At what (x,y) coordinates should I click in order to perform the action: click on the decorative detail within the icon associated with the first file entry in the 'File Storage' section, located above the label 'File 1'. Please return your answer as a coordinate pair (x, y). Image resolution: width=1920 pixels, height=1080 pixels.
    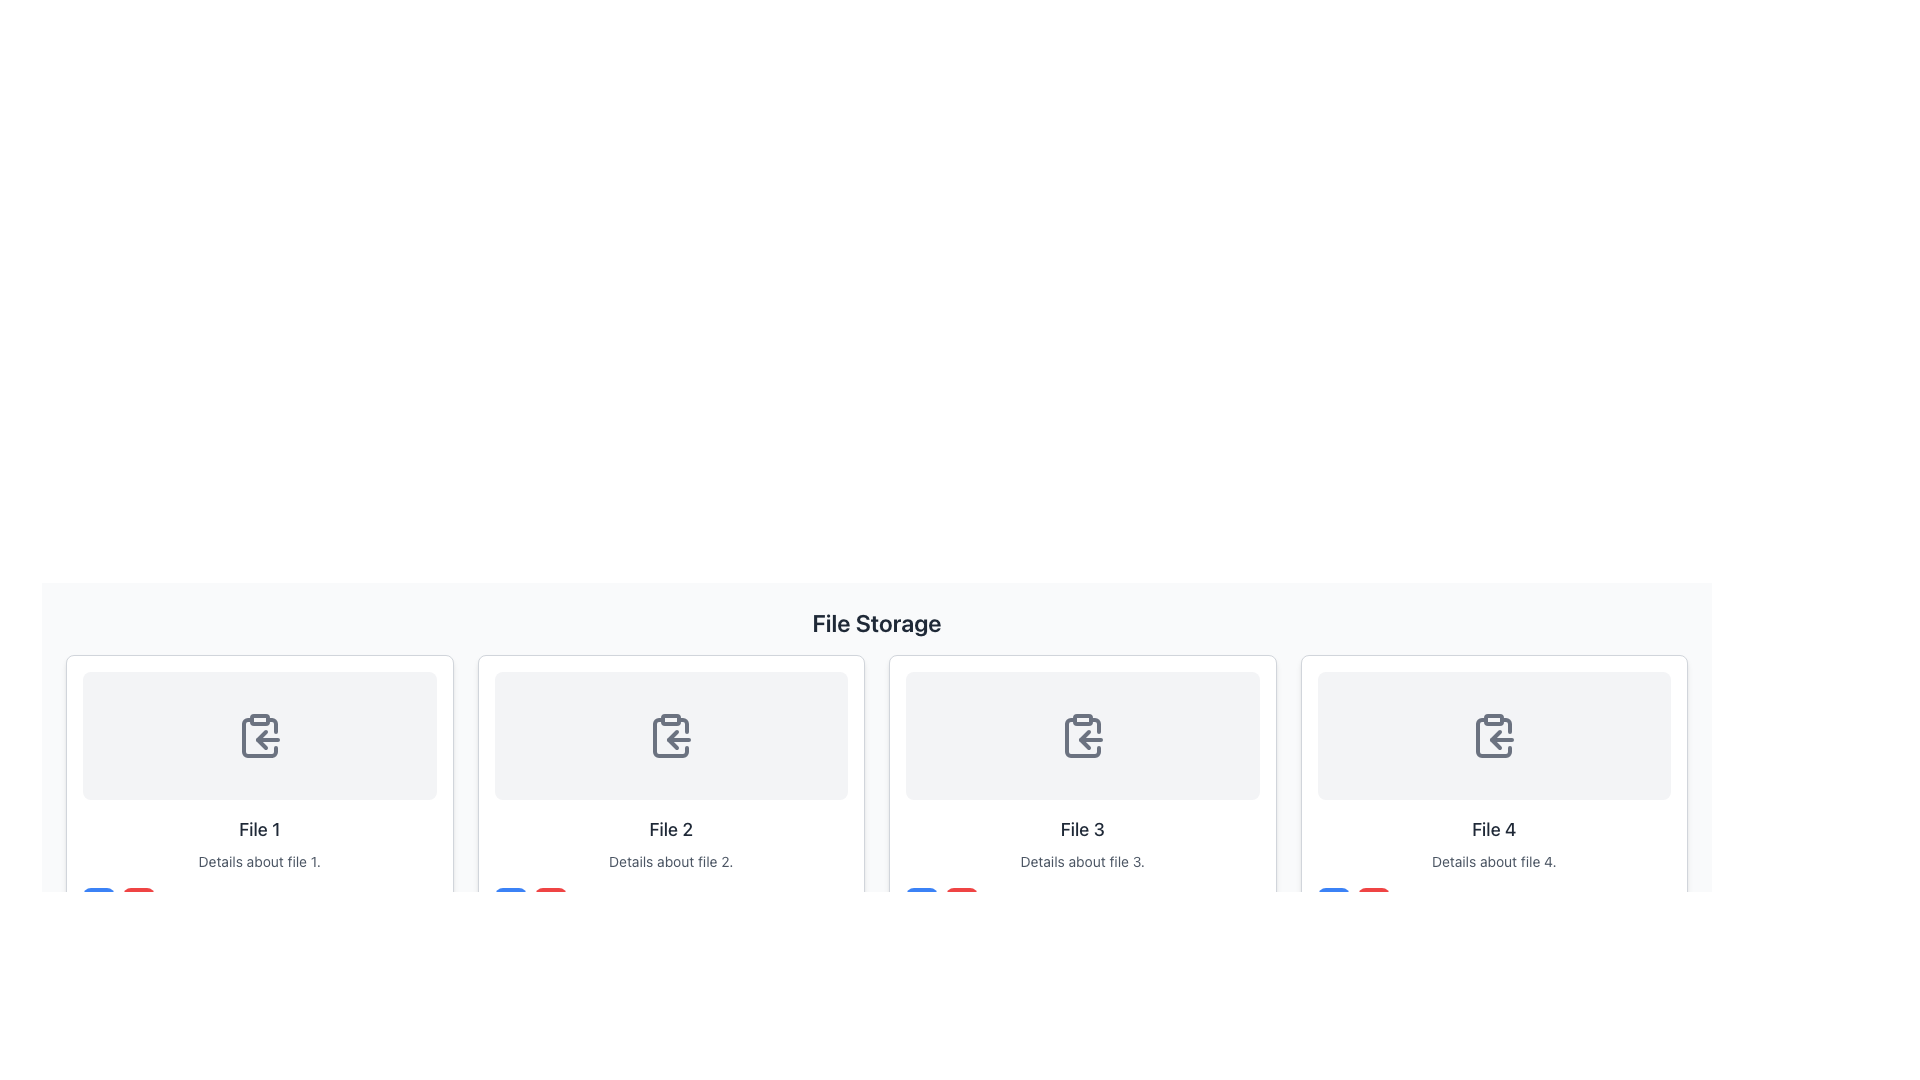
    Looking at the image, I should click on (258, 720).